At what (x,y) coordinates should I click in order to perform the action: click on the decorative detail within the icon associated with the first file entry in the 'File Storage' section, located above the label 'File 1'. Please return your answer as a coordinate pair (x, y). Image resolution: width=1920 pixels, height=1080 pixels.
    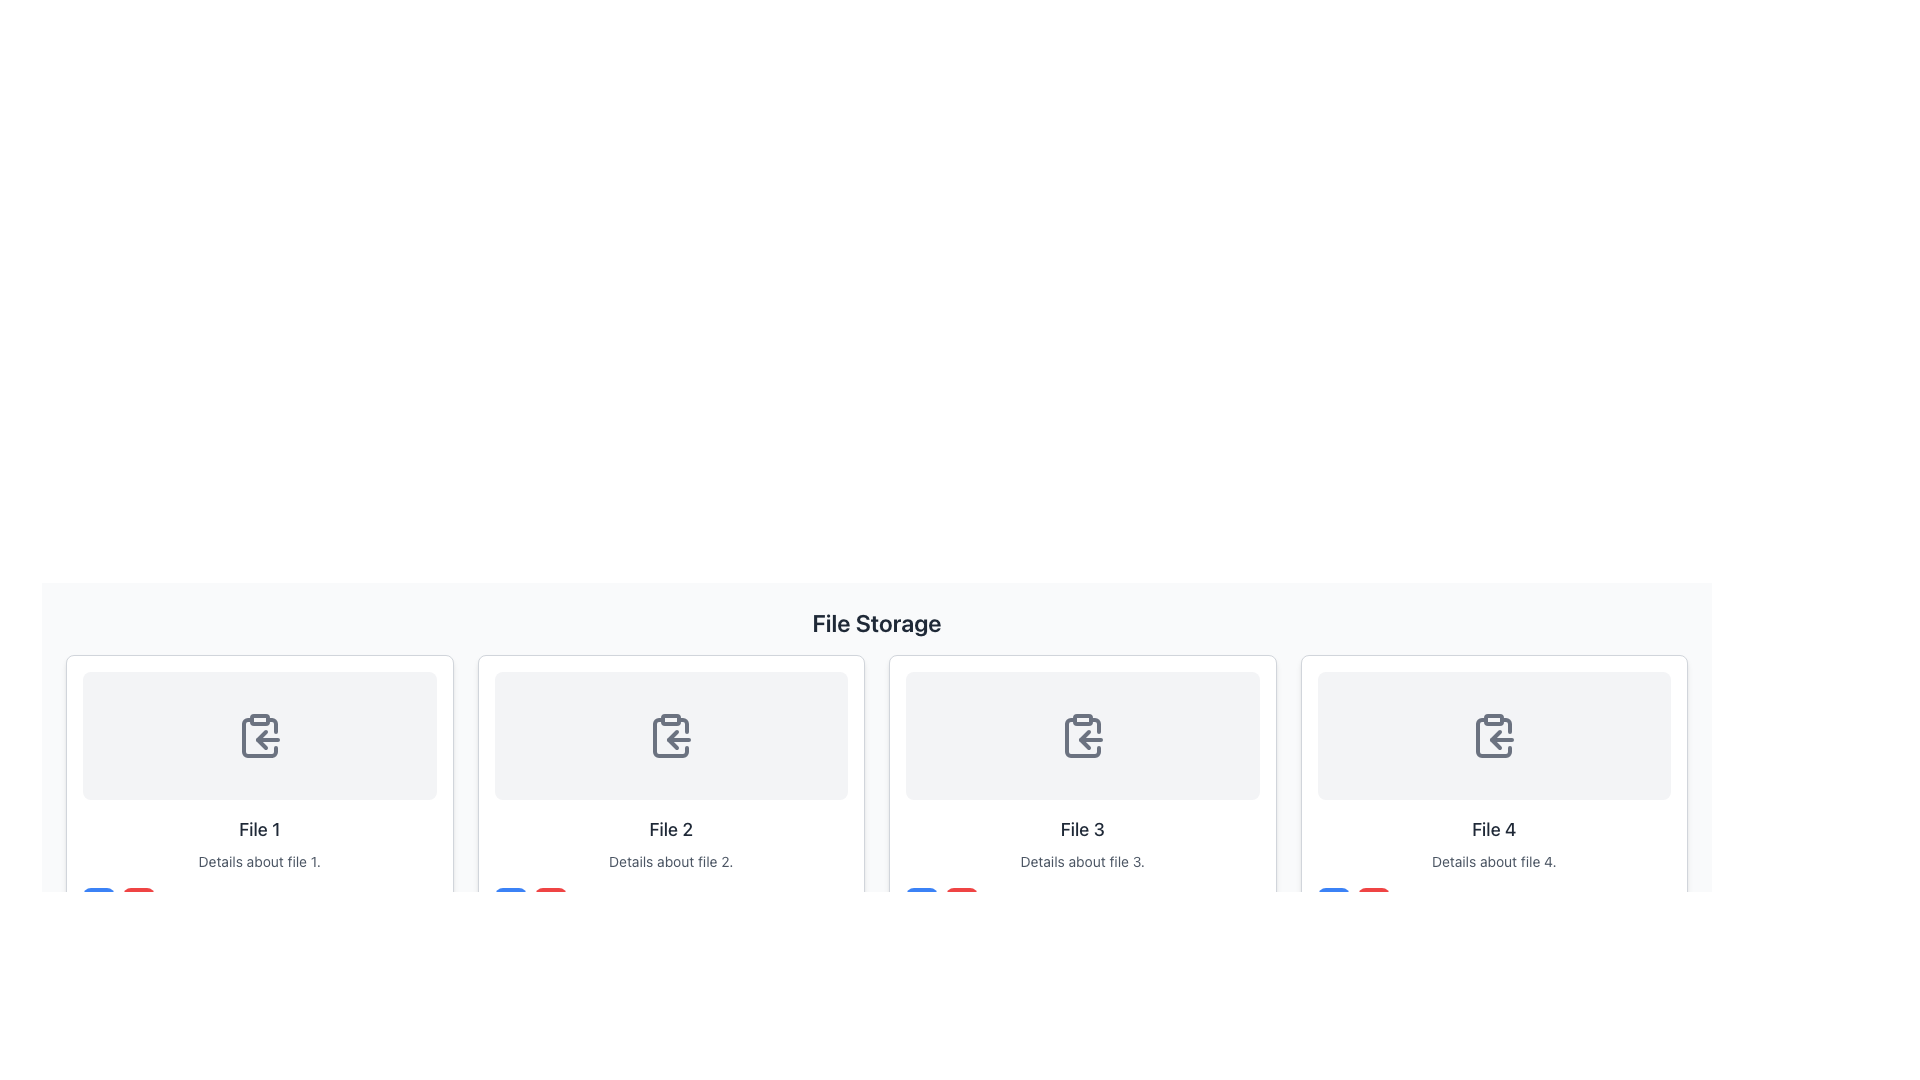
    Looking at the image, I should click on (258, 720).